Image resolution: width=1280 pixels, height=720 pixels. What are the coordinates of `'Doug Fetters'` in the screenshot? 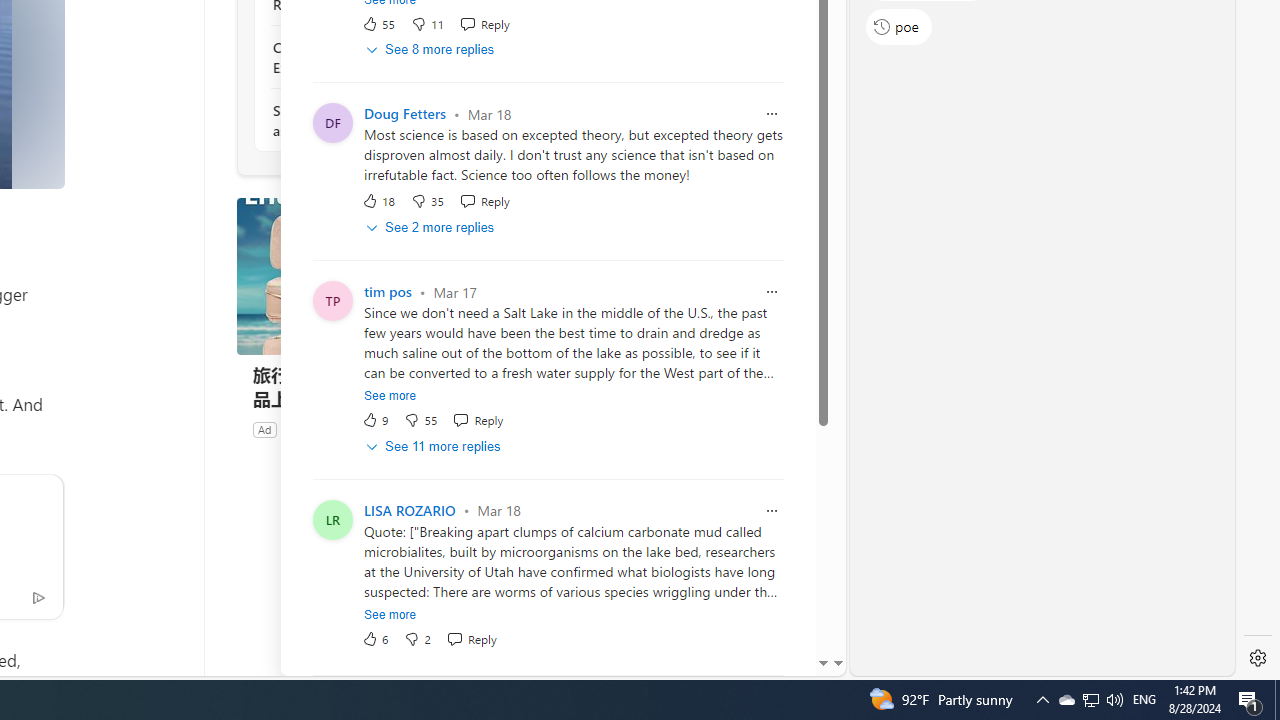 It's located at (404, 114).